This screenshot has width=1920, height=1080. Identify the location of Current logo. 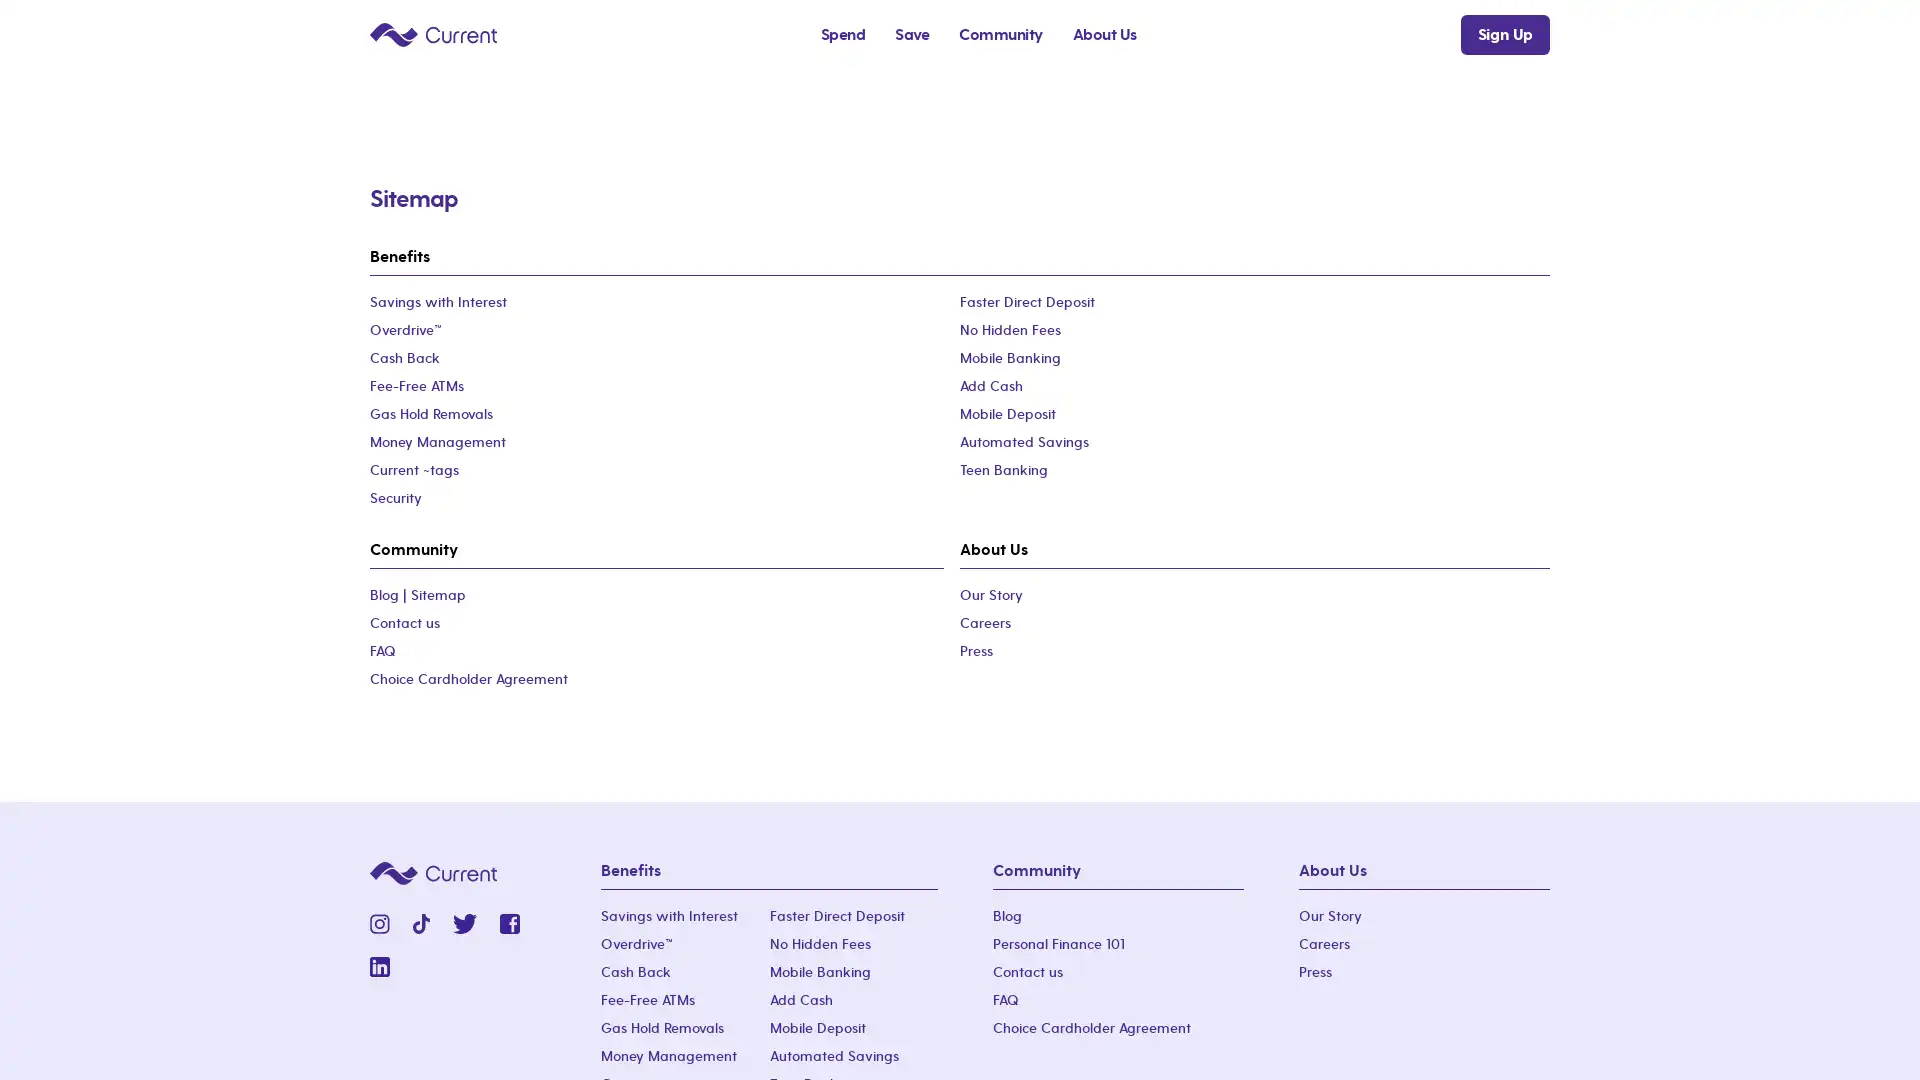
(432, 33).